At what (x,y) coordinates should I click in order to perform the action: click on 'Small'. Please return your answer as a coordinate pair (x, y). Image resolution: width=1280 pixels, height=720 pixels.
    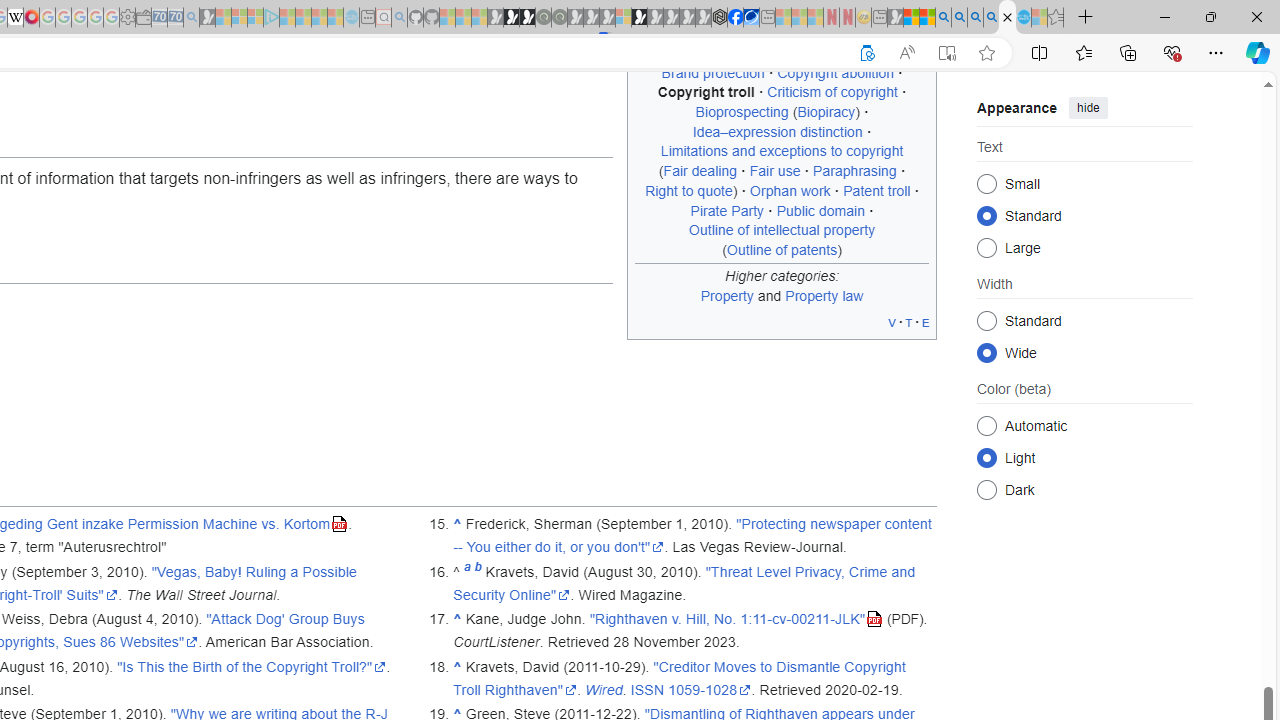
    Looking at the image, I should click on (986, 183).